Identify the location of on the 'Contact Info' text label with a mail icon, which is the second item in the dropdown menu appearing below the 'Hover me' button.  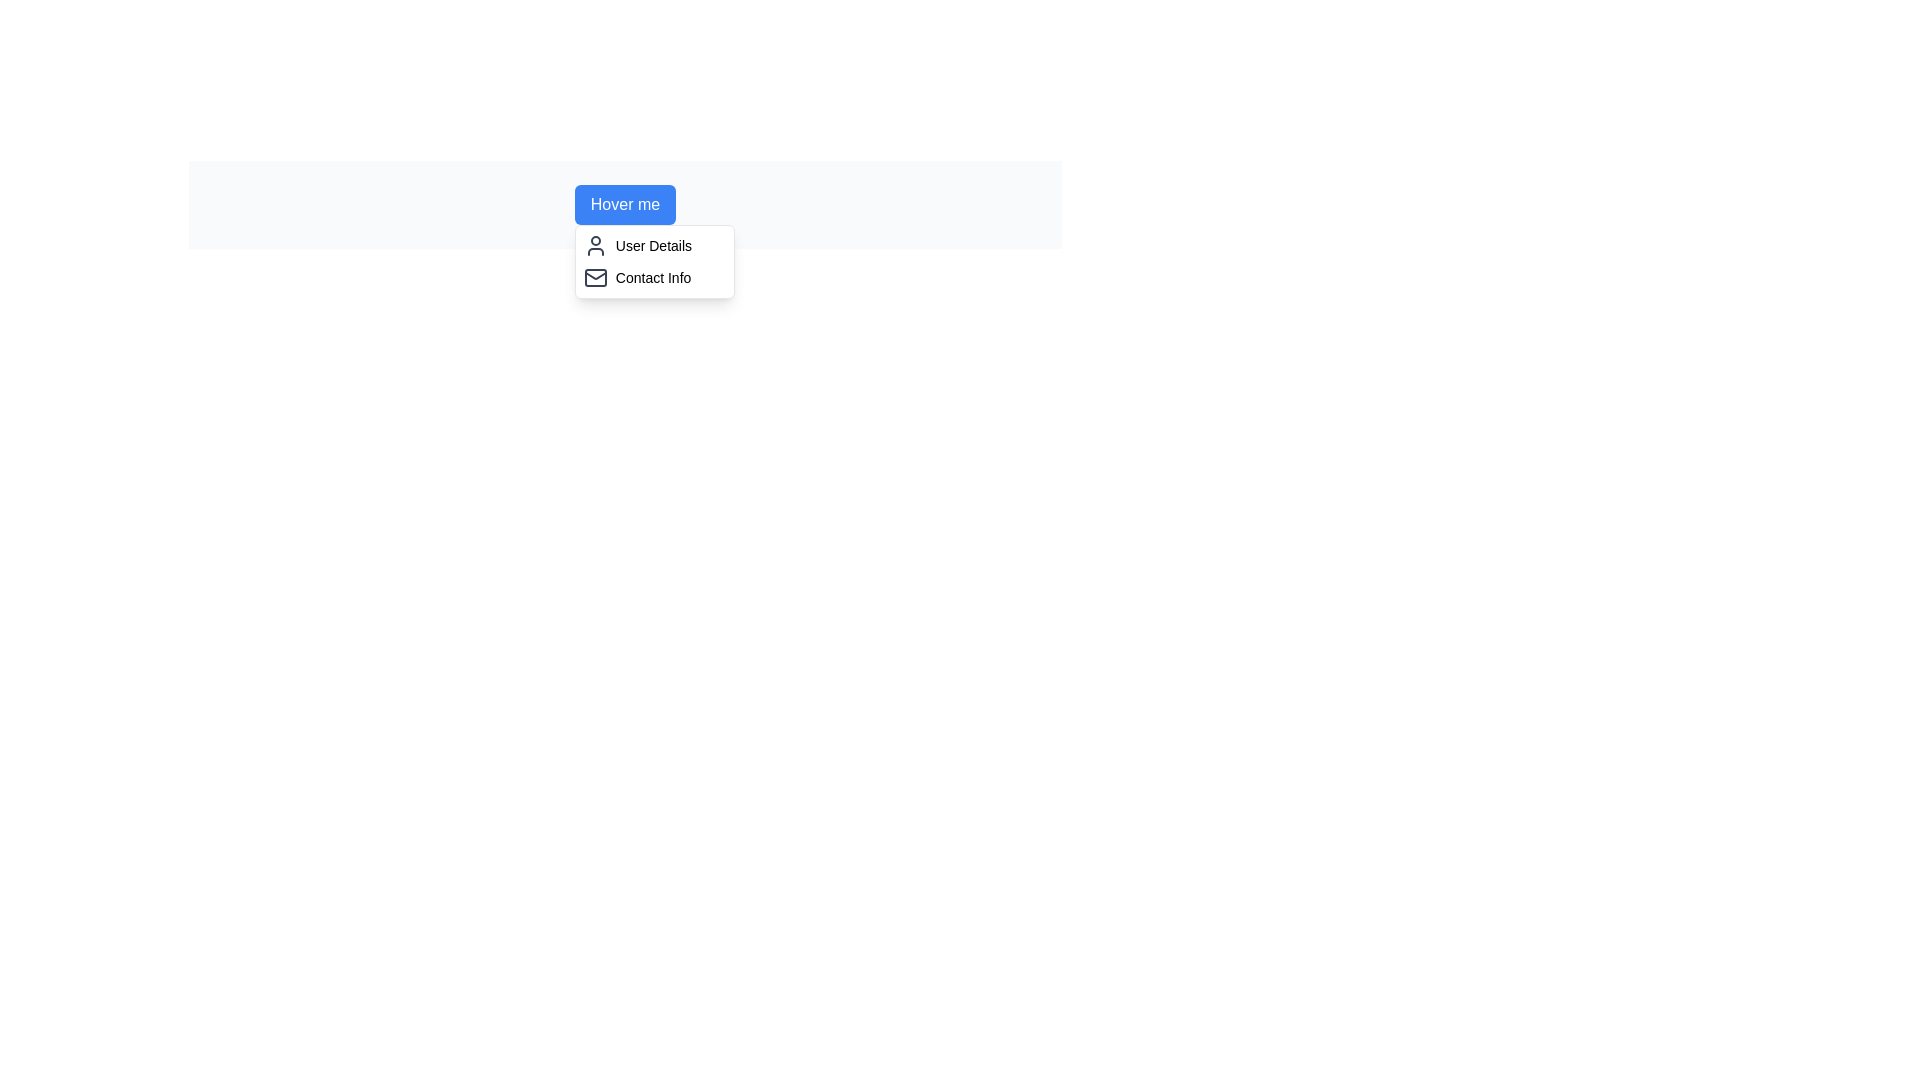
(654, 277).